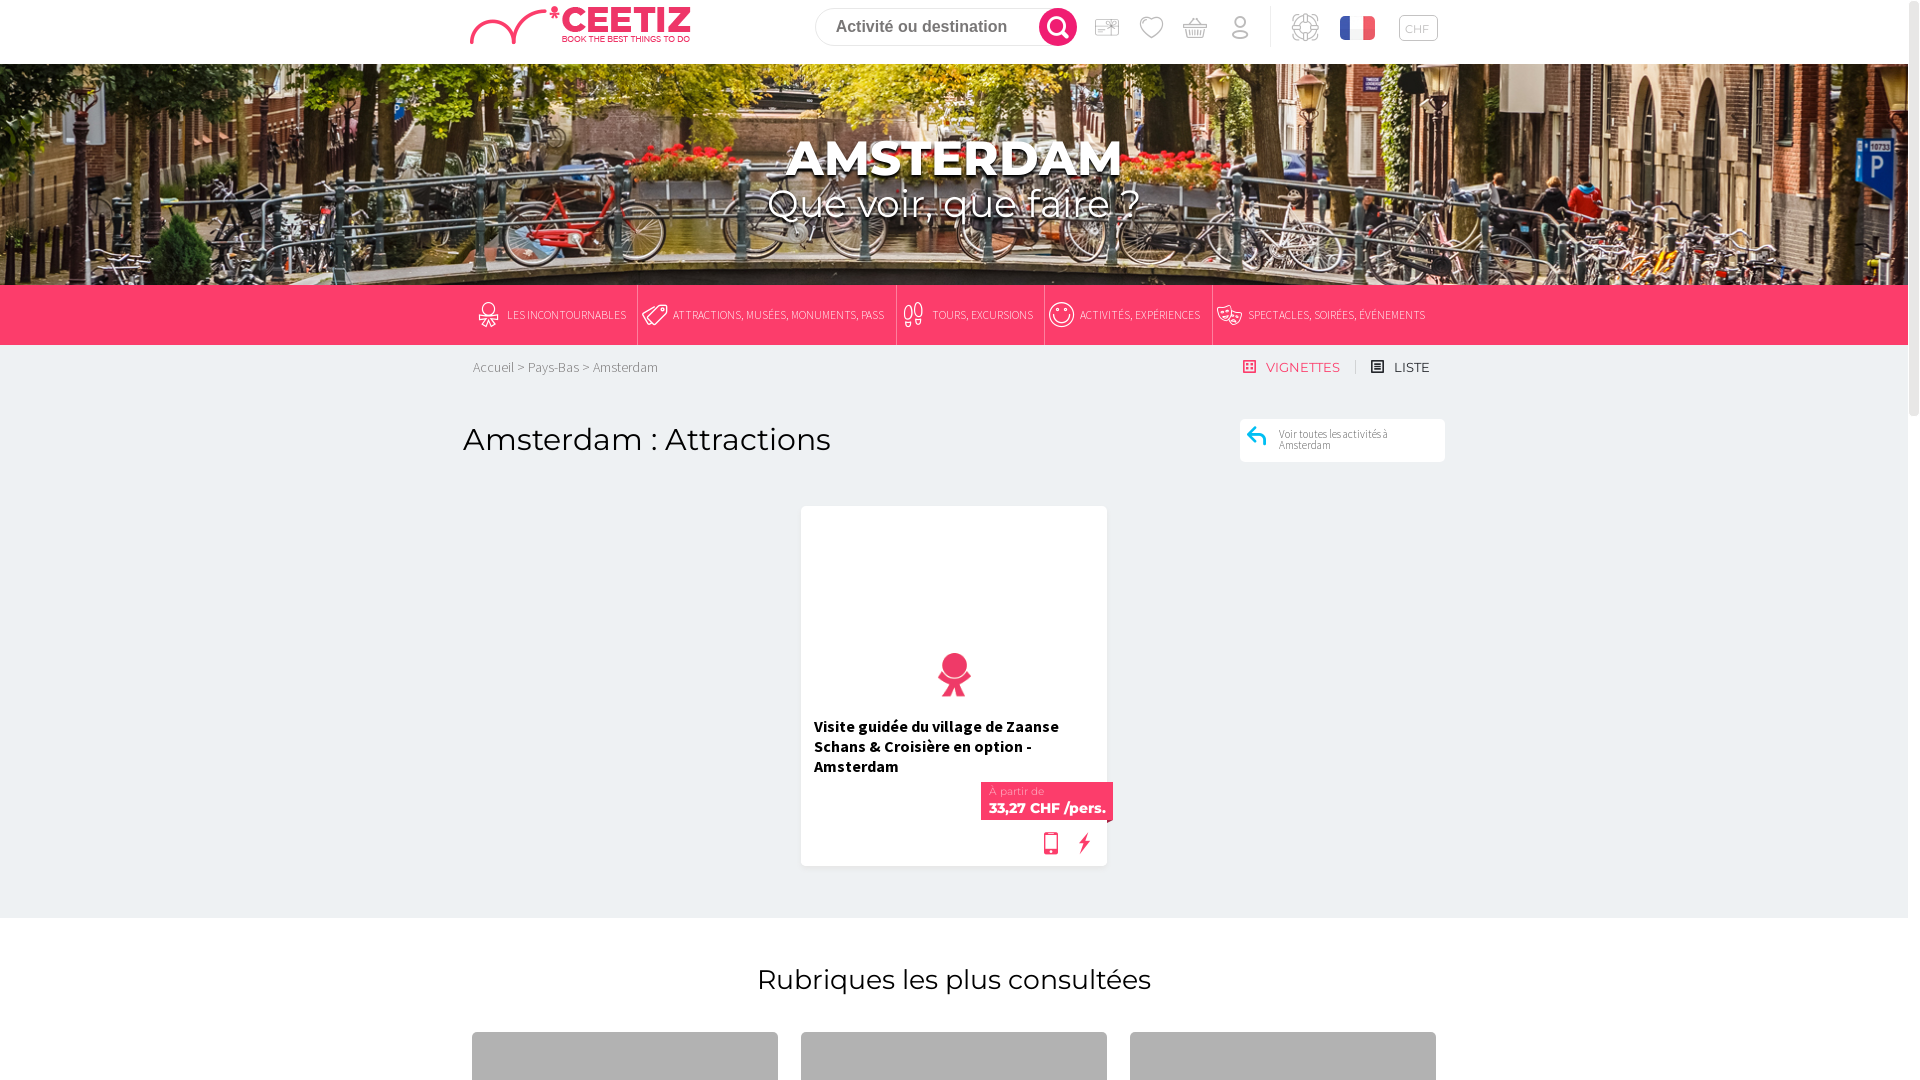  I want to click on 'CHF', so click(1417, 27).